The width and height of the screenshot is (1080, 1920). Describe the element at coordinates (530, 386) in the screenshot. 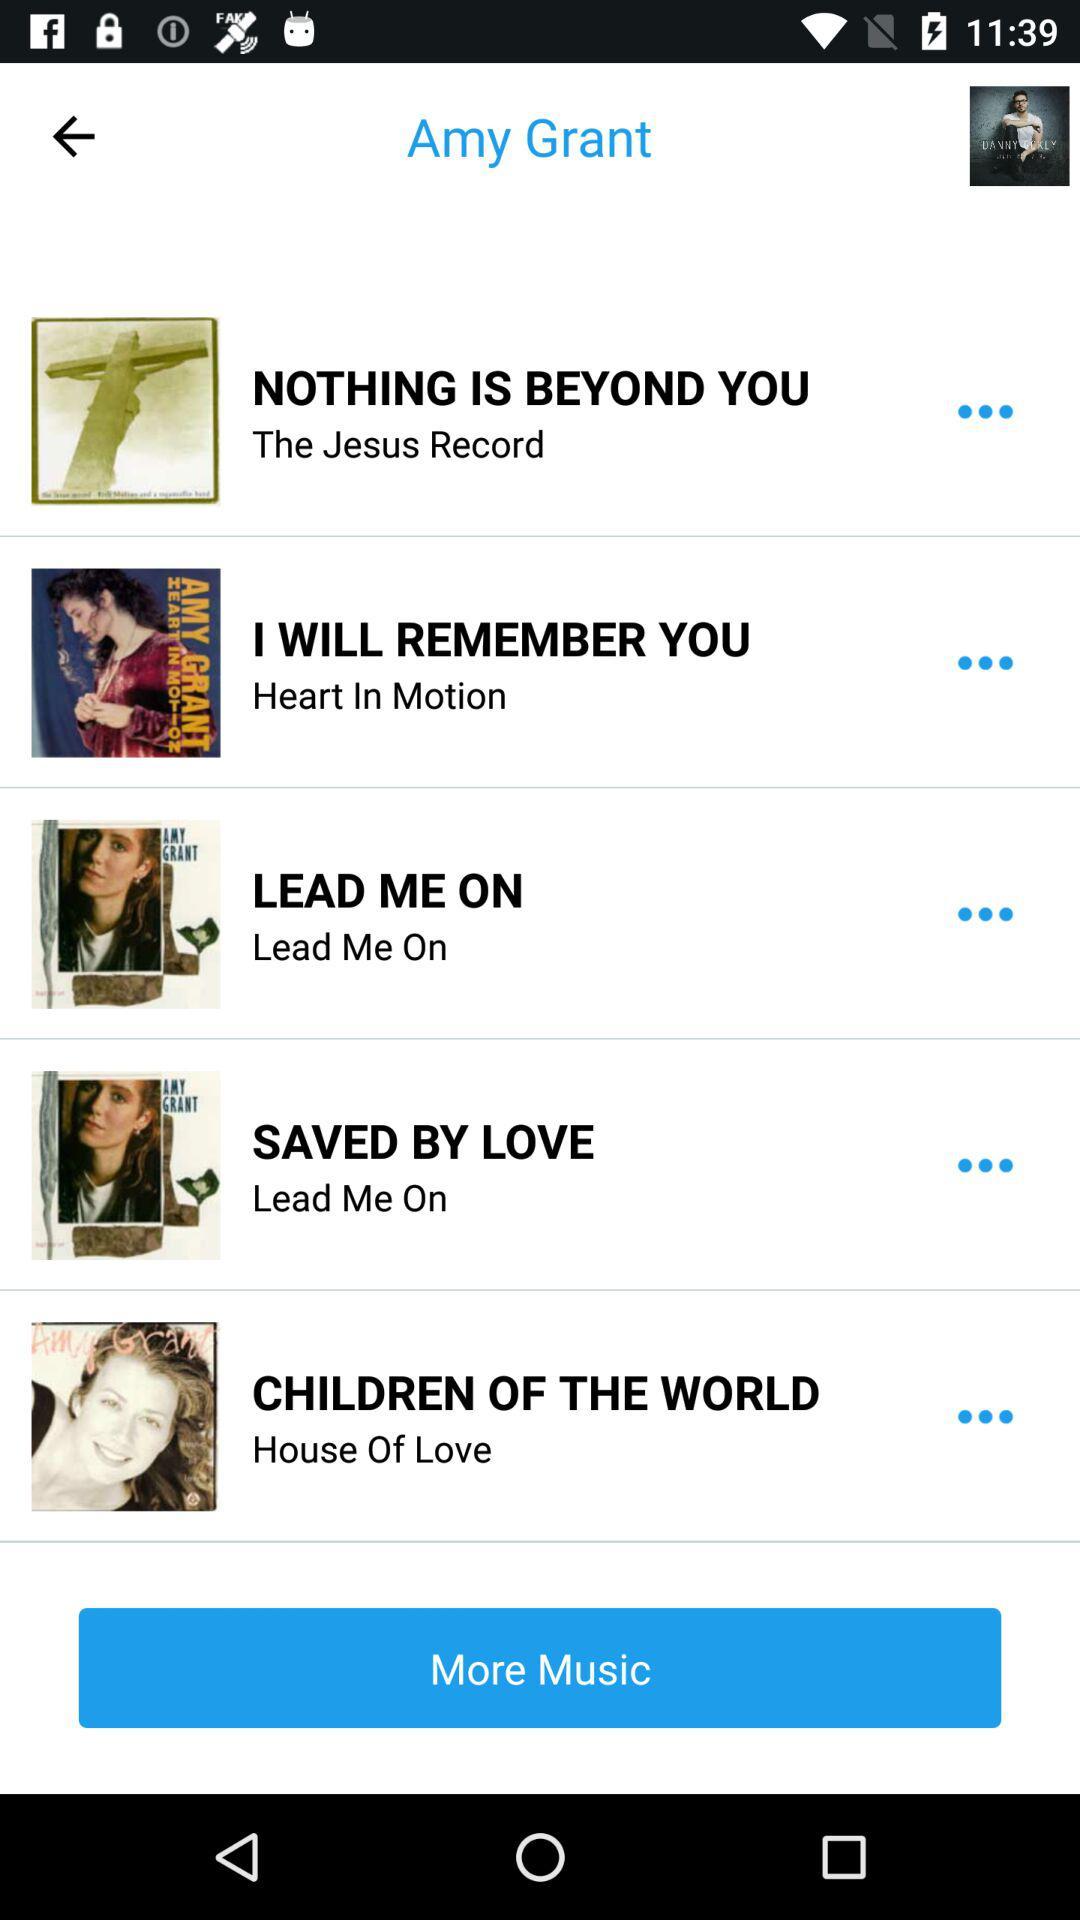

I see `icon below the amy grant` at that location.